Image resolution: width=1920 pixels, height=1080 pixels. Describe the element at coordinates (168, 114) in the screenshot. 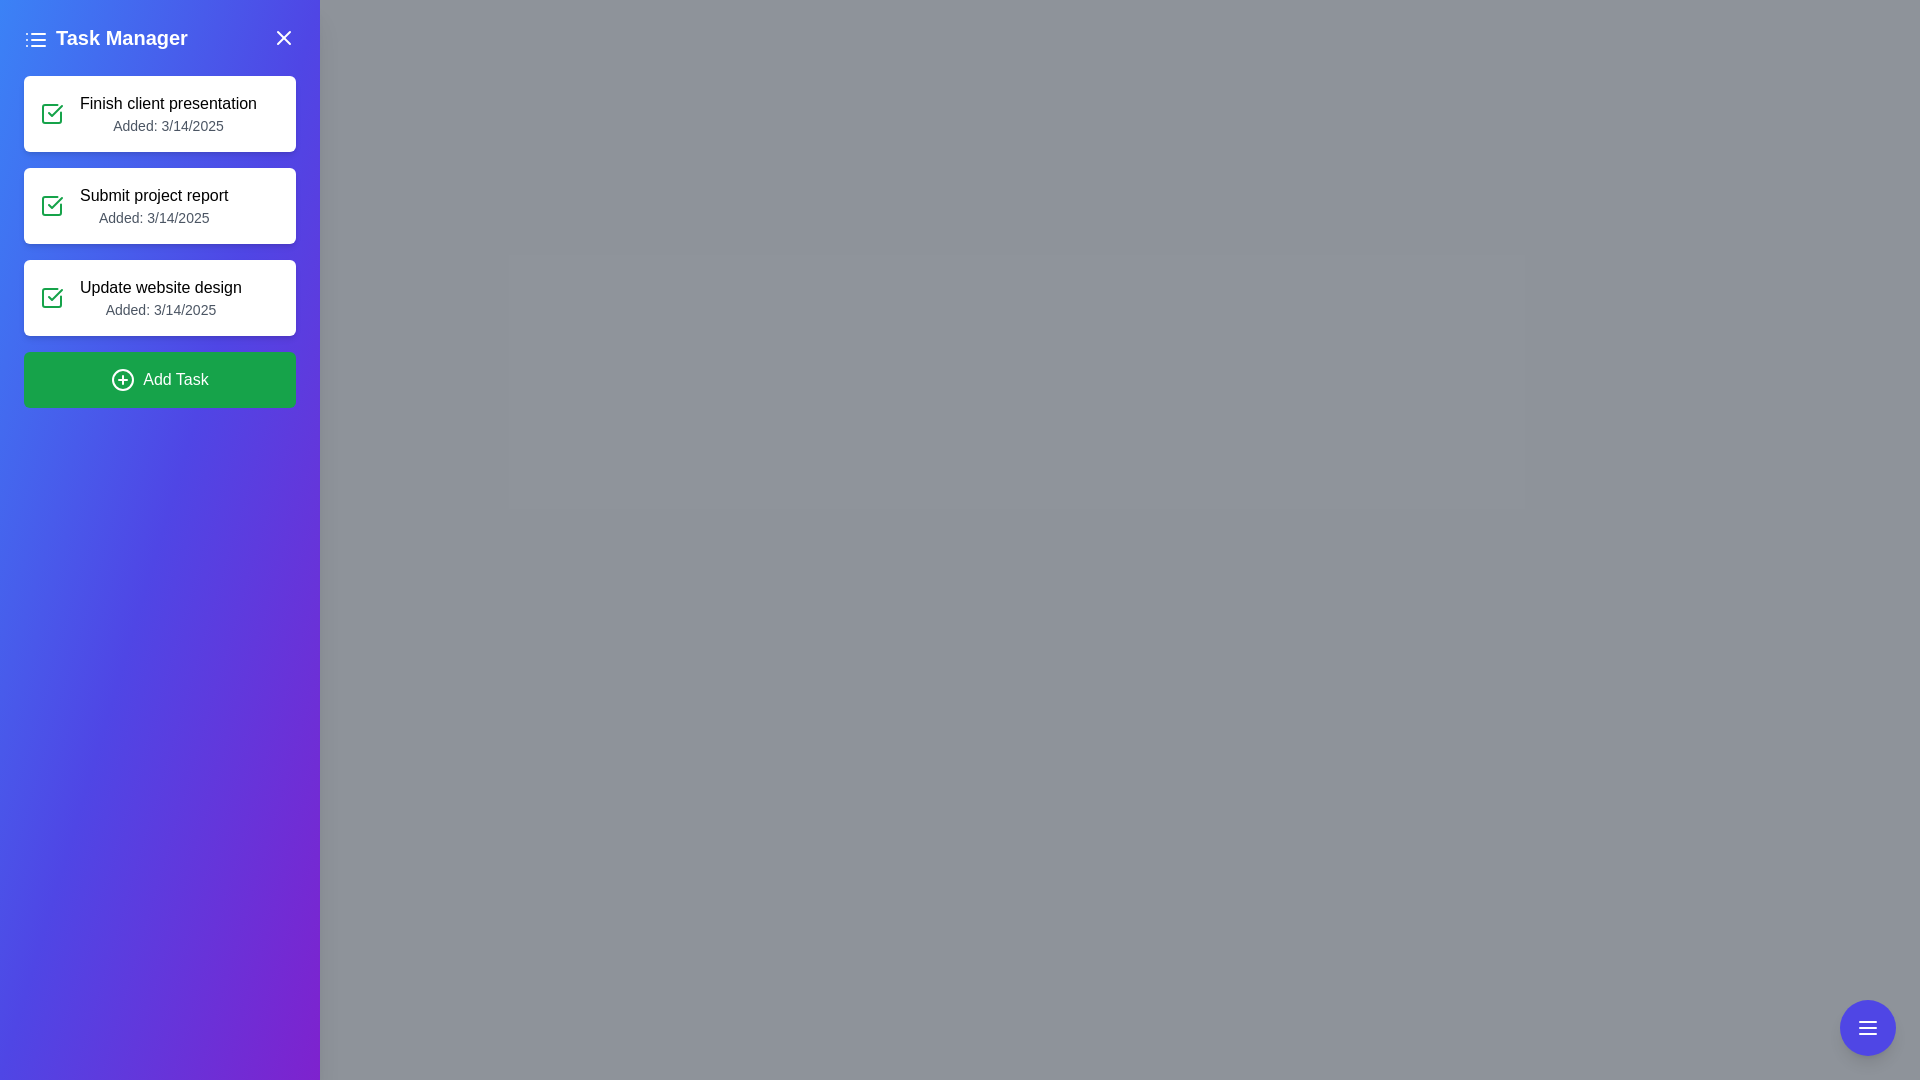

I see `the text block displaying 'Finish client presentation' in a bold font style, which is the topmost item in the 'Task Manager' panel` at that location.